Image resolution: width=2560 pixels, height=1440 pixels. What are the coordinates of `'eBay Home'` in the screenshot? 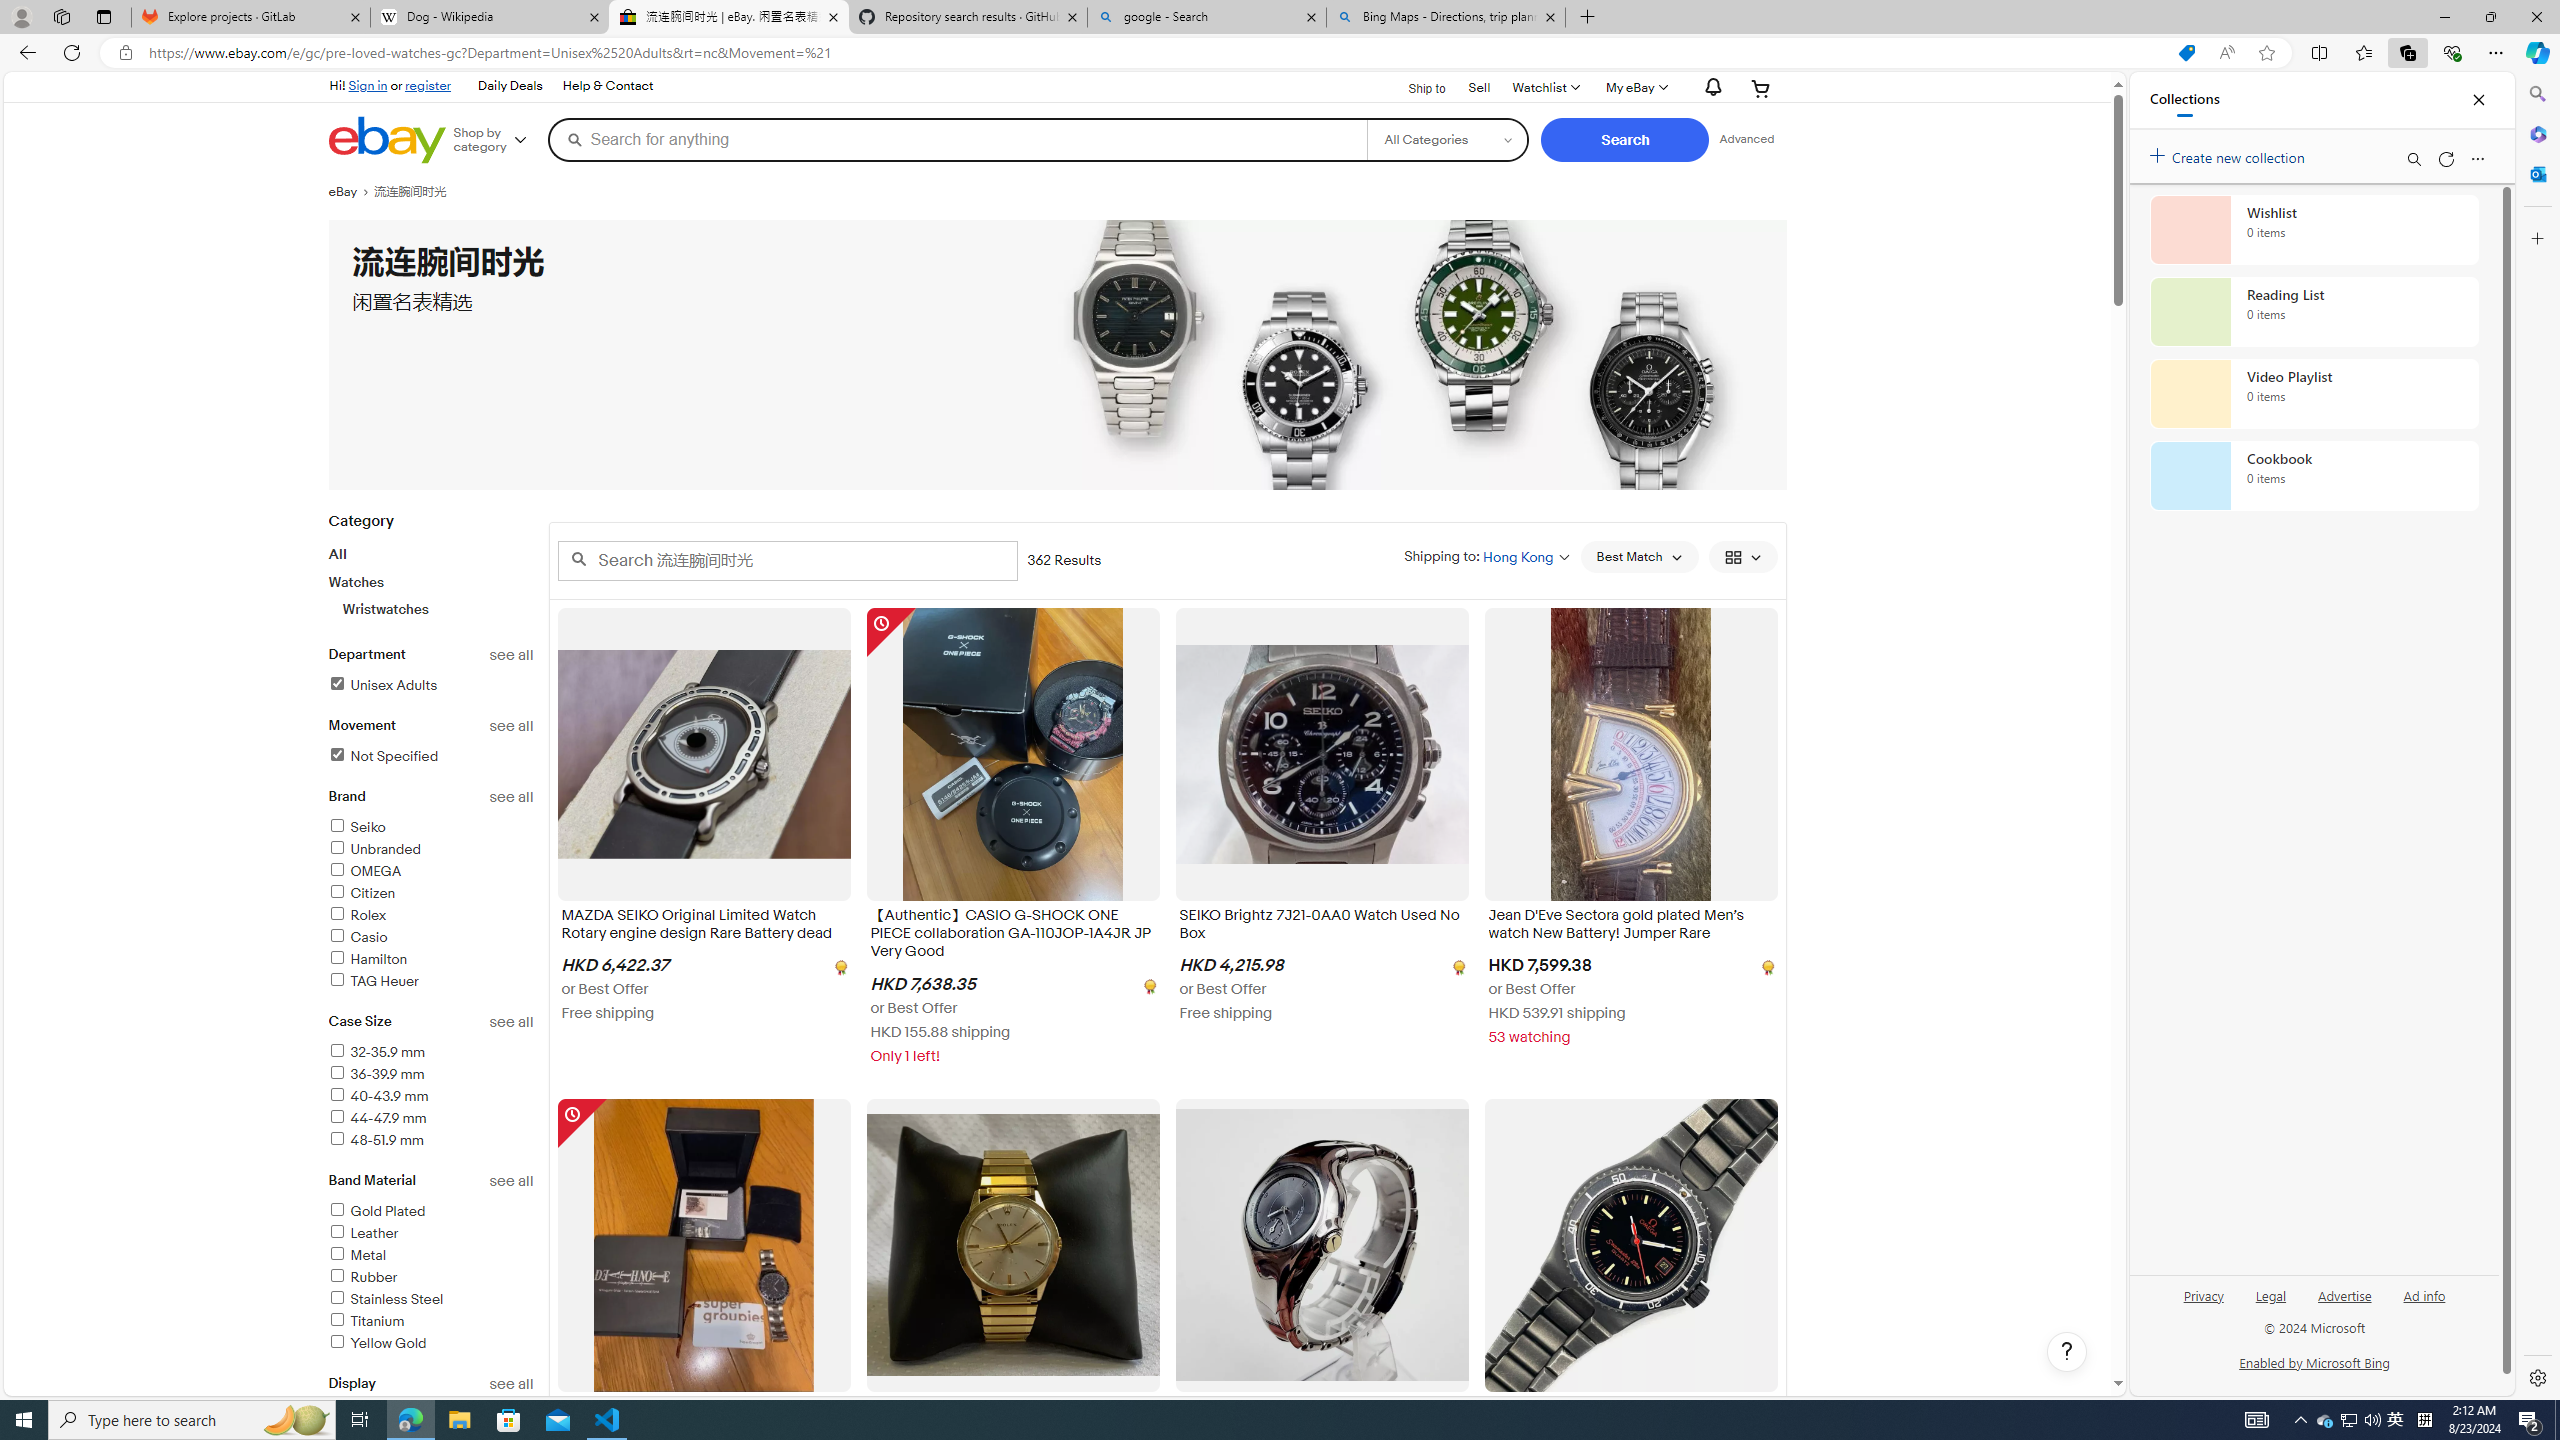 It's located at (386, 139).